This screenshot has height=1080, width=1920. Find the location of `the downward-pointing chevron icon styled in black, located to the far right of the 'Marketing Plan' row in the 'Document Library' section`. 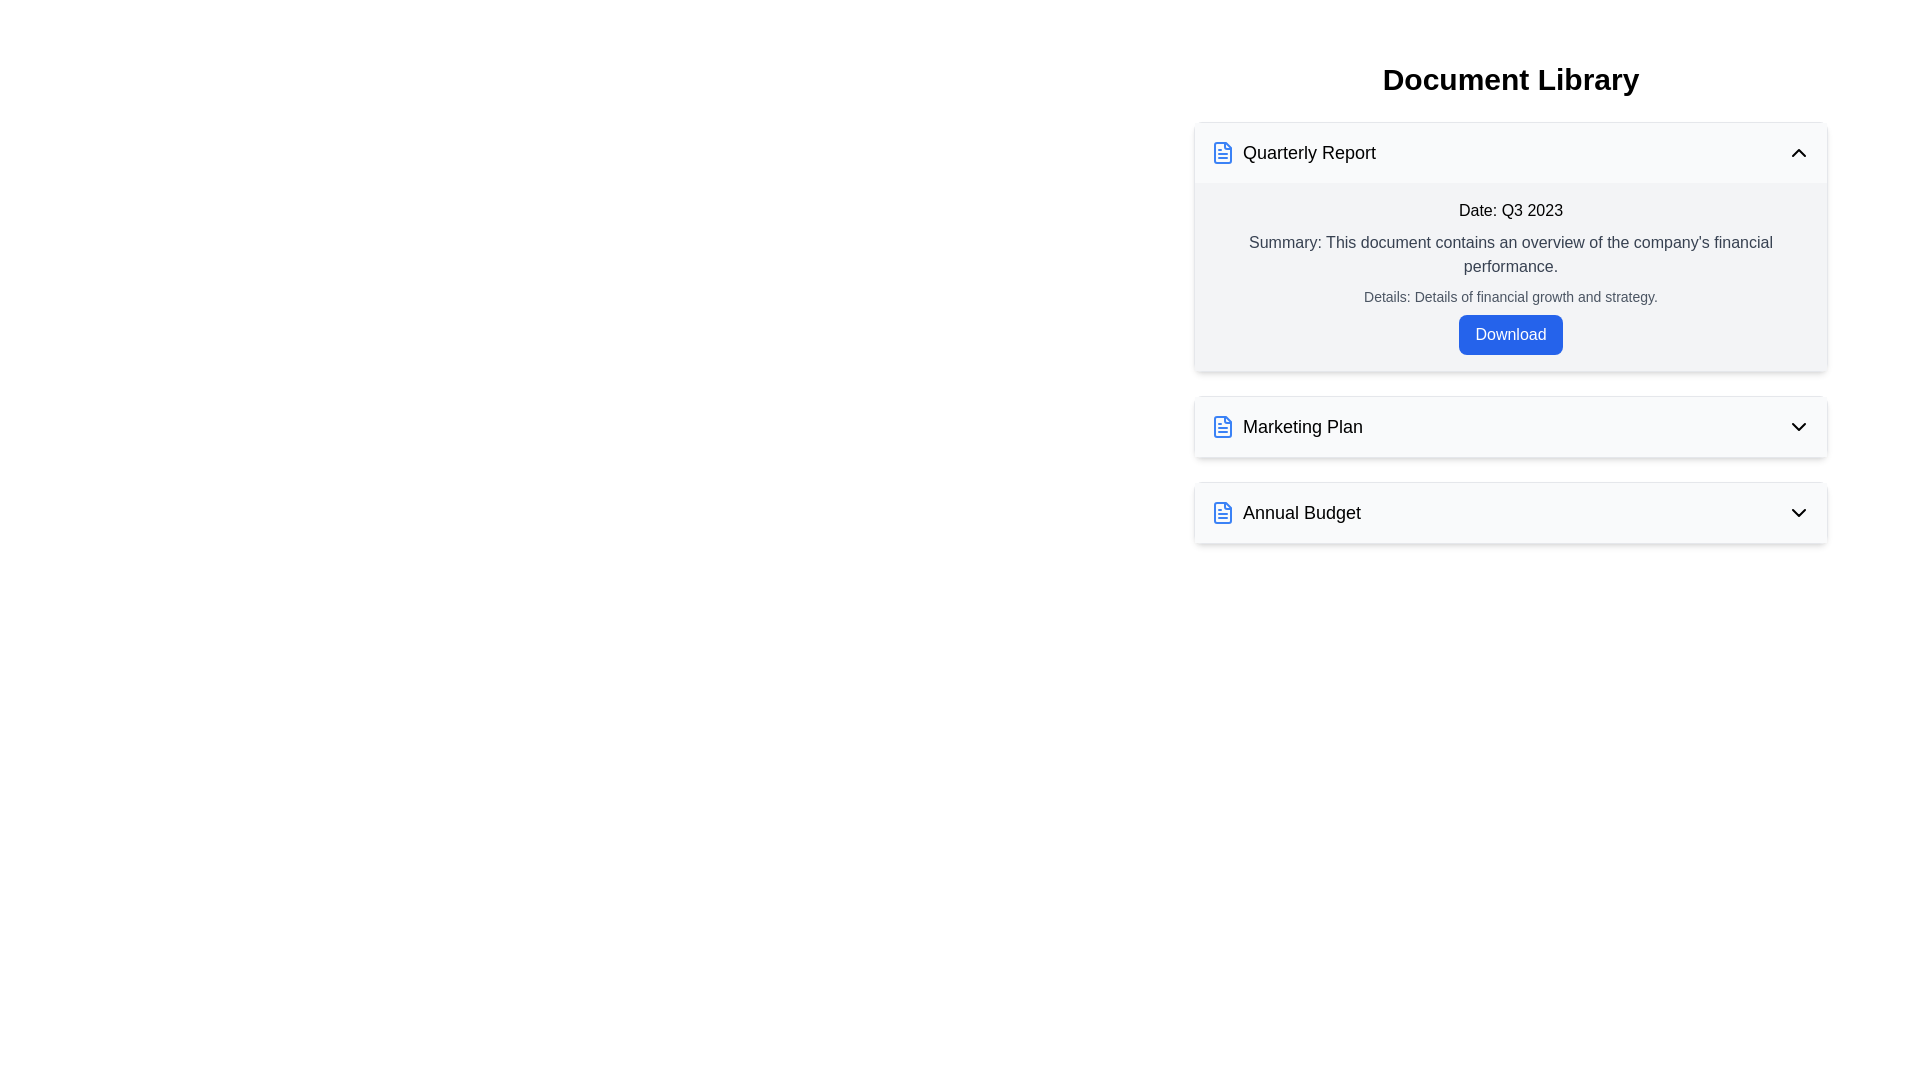

the downward-pointing chevron icon styled in black, located to the far right of the 'Marketing Plan' row in the 'Document Library' section is located at coordinates (1799, 426).